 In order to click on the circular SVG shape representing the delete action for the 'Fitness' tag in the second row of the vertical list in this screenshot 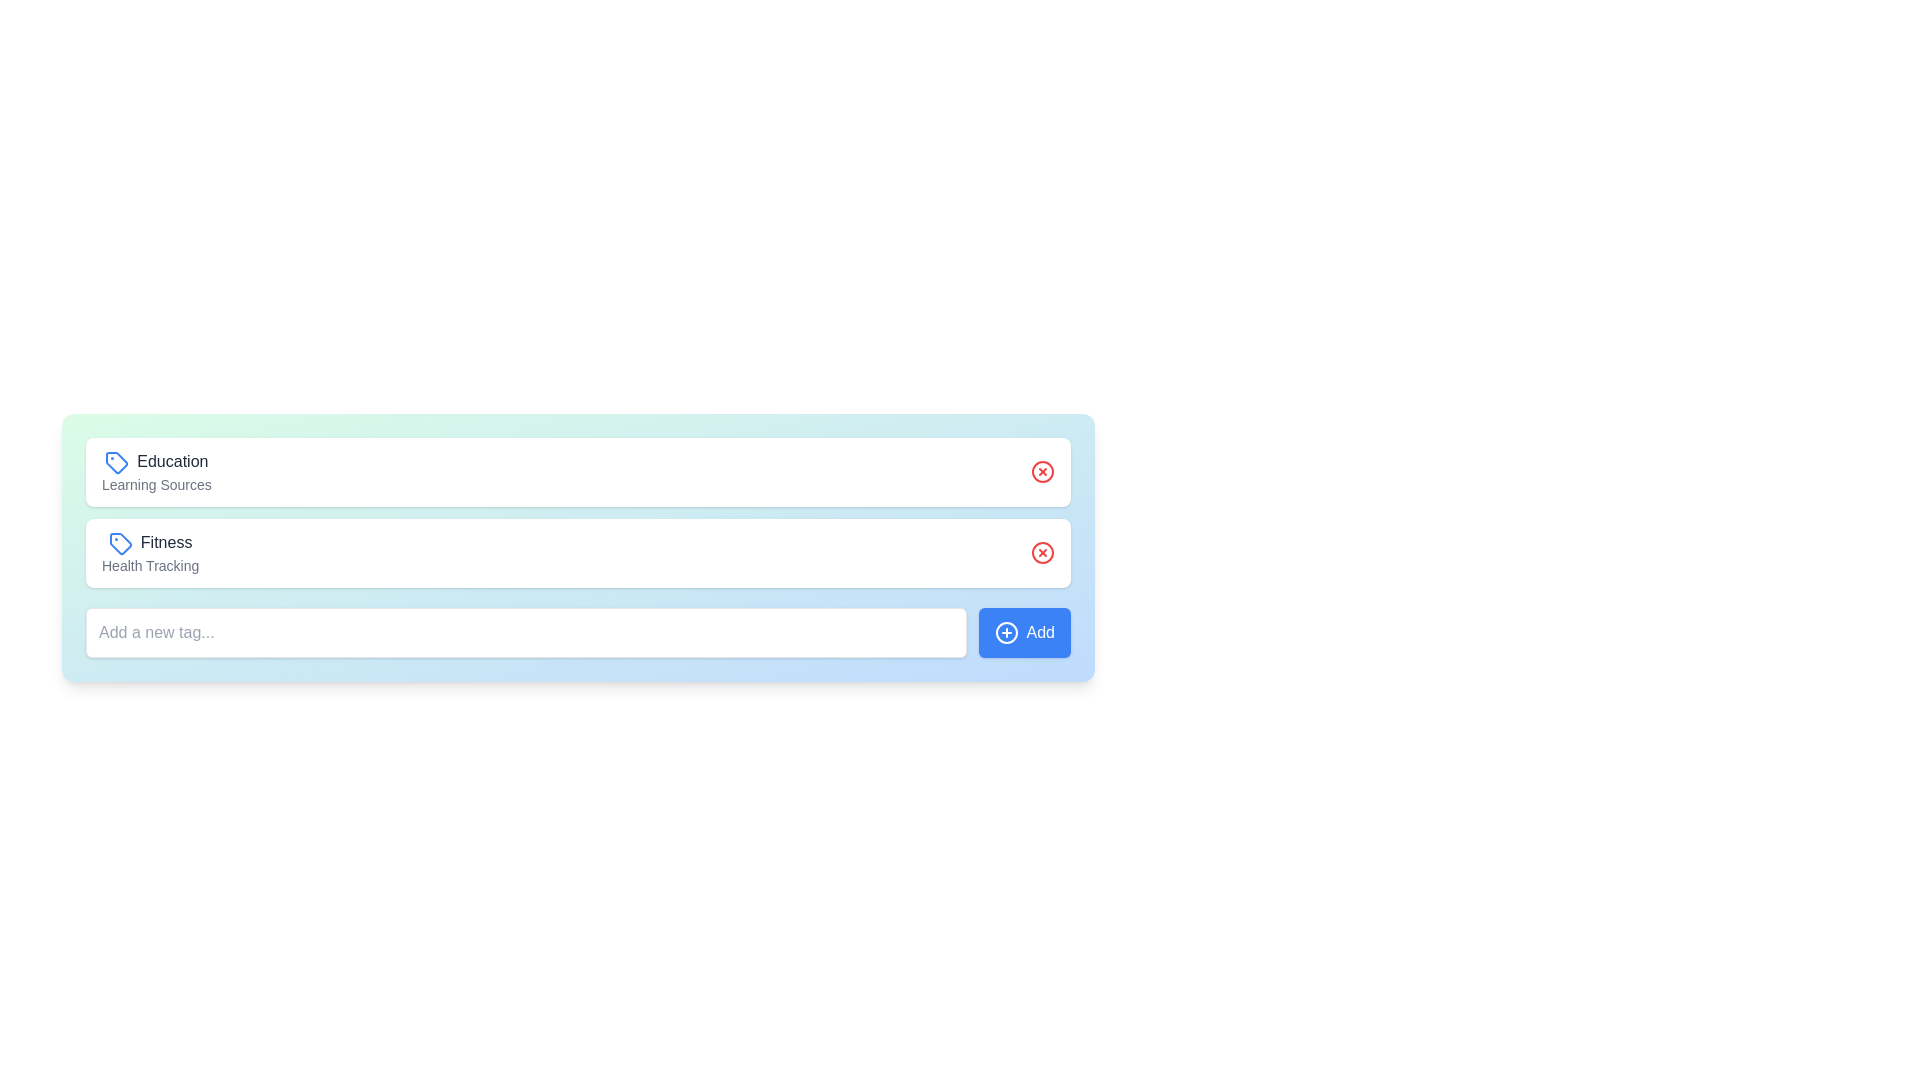, I will do `click(1041, 552)`.